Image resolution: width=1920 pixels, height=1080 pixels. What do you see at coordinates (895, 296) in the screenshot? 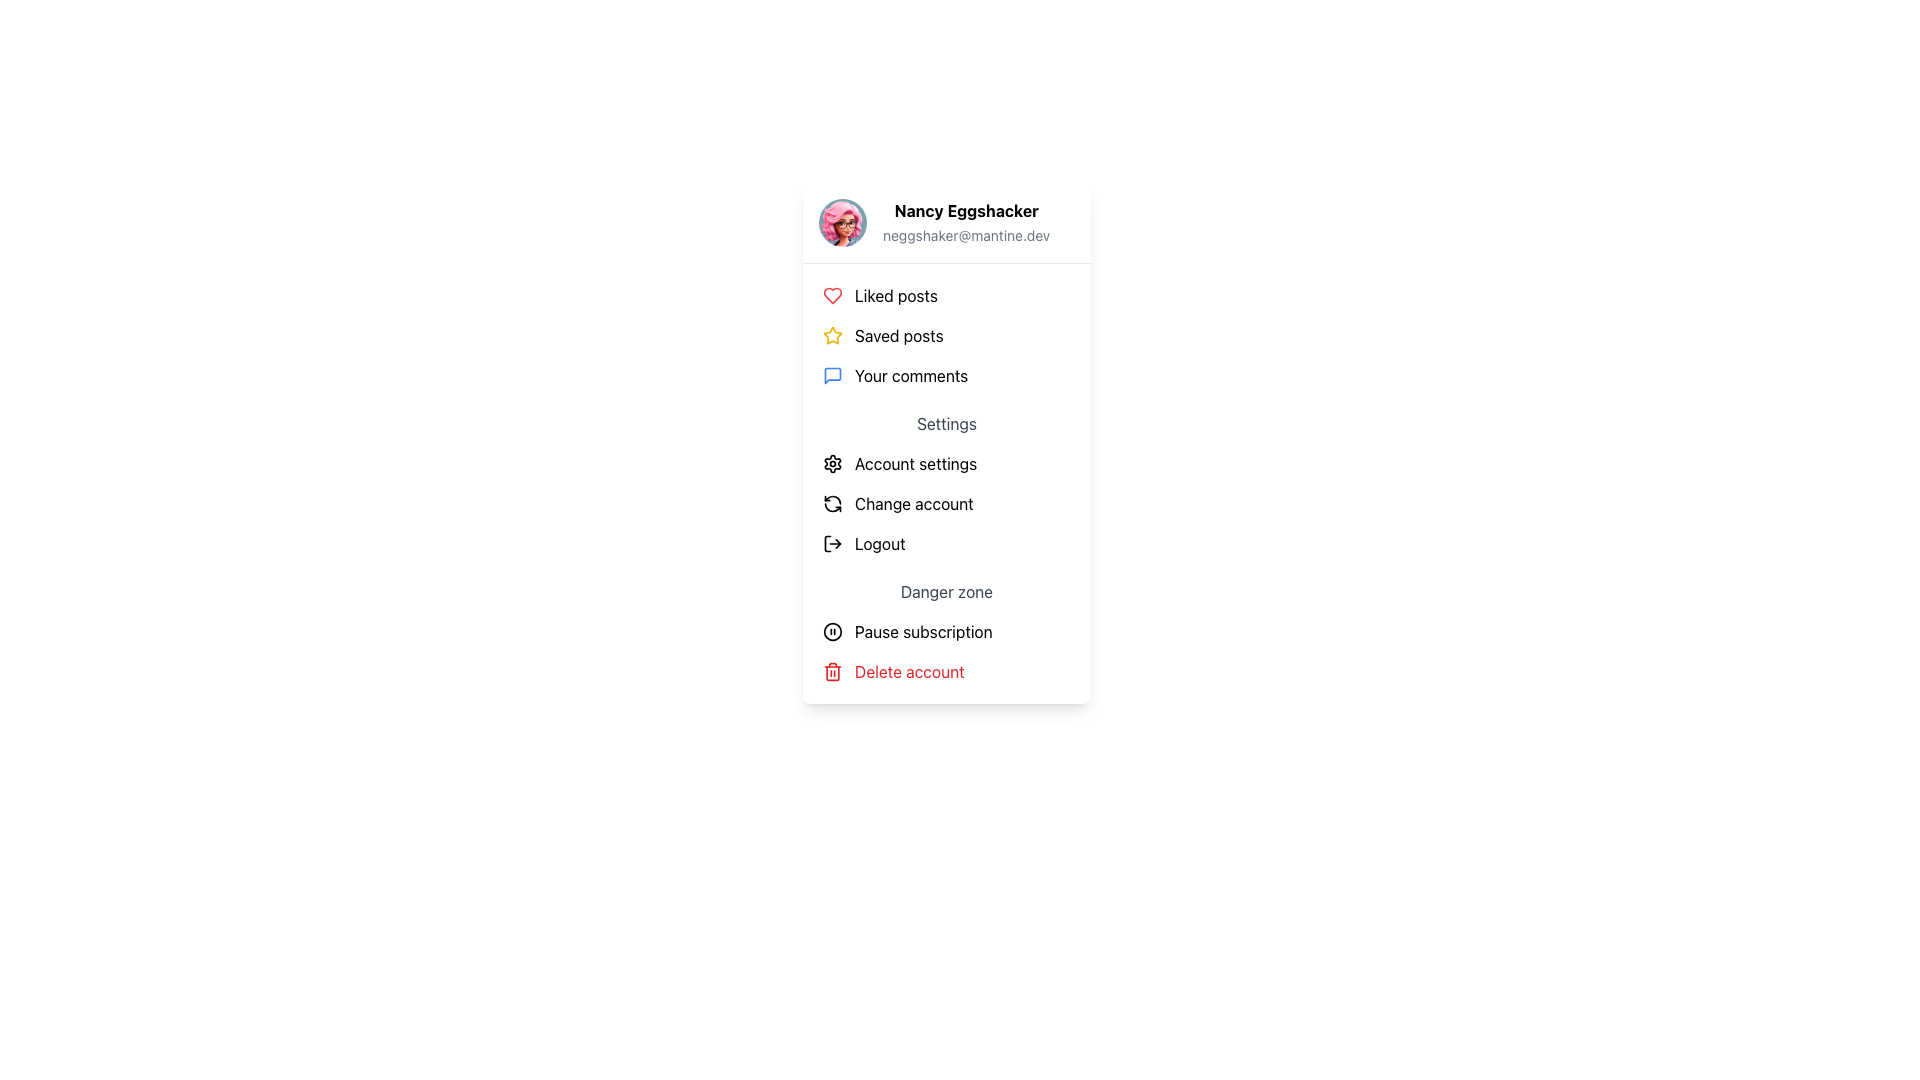
I see `the static text label for the 'Liked posts' menu item, which is positioned adjacent to a heart icon` at bounding box center [895, 296].